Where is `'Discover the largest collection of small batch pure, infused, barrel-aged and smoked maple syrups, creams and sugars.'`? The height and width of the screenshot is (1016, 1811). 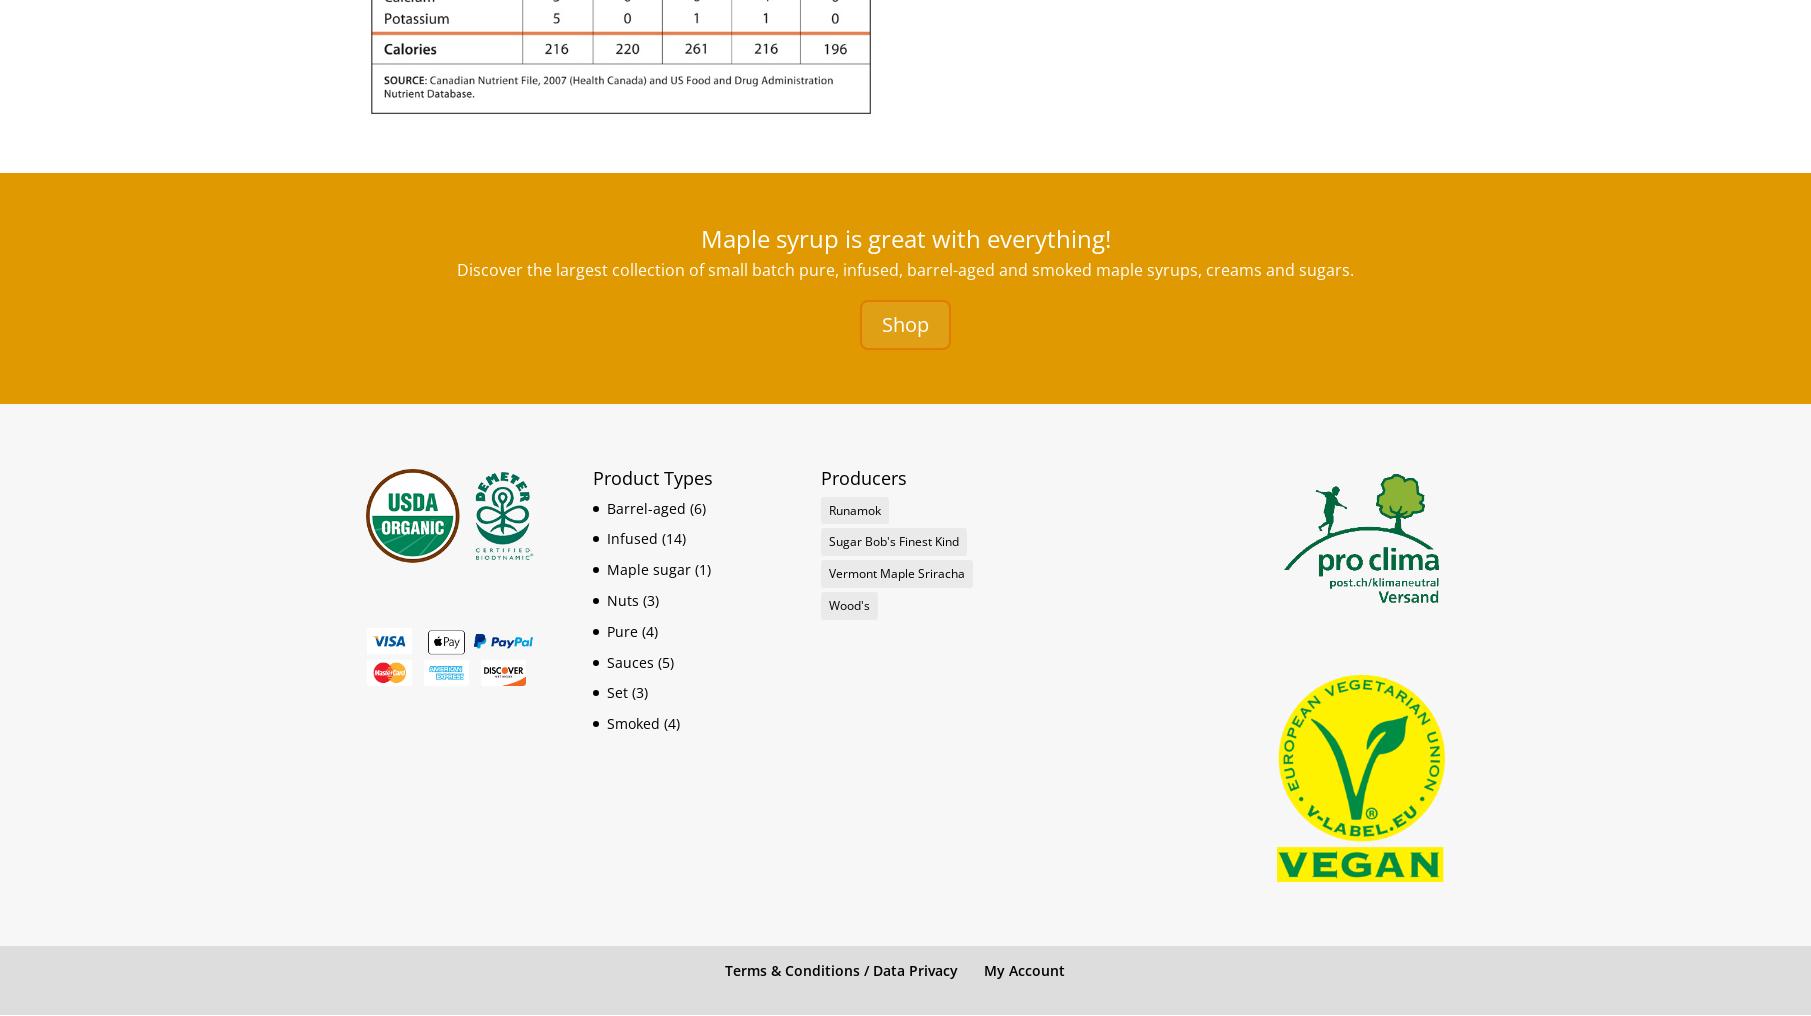 'Discover the largest collection of small batch pure, infused, barrel-aged and smoked maple syrups, creams and sugars.' is located at coordinates (905, 268).